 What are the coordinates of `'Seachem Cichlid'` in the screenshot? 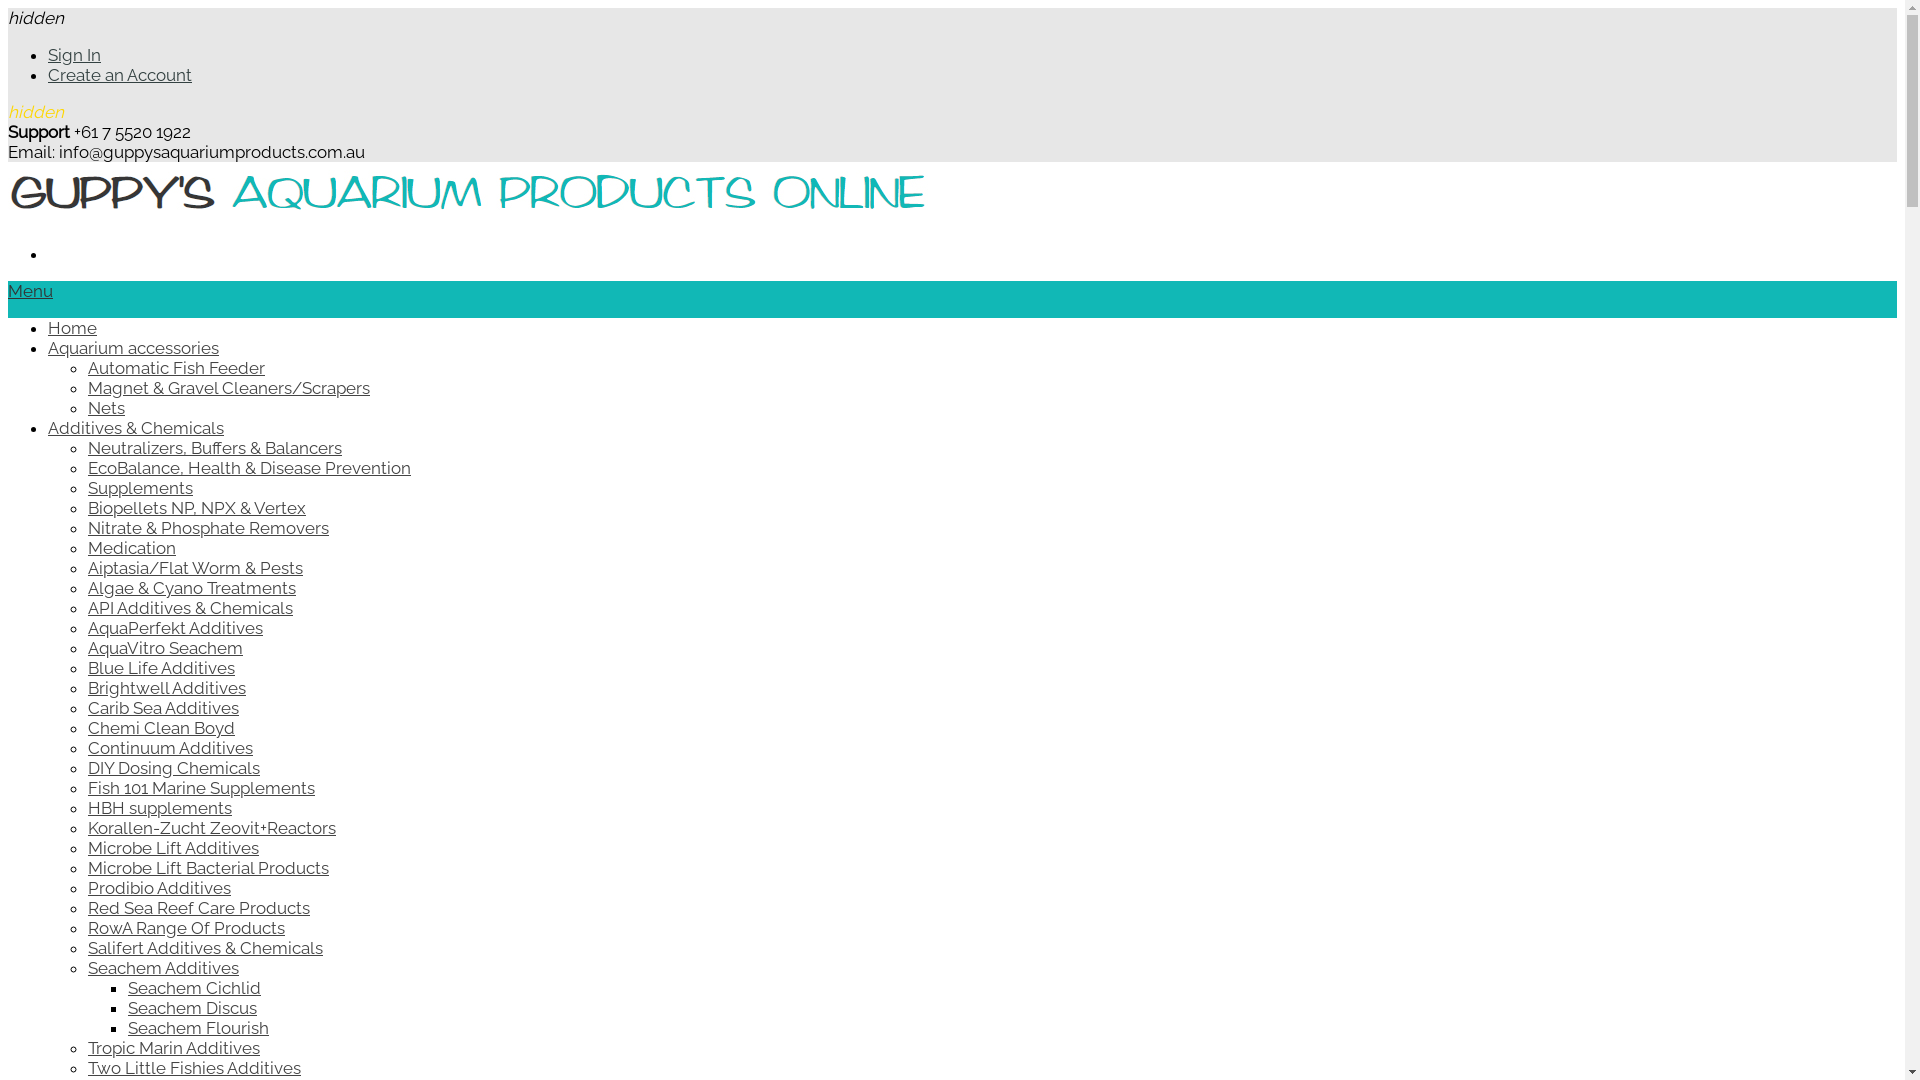 It's located at (194, 986).